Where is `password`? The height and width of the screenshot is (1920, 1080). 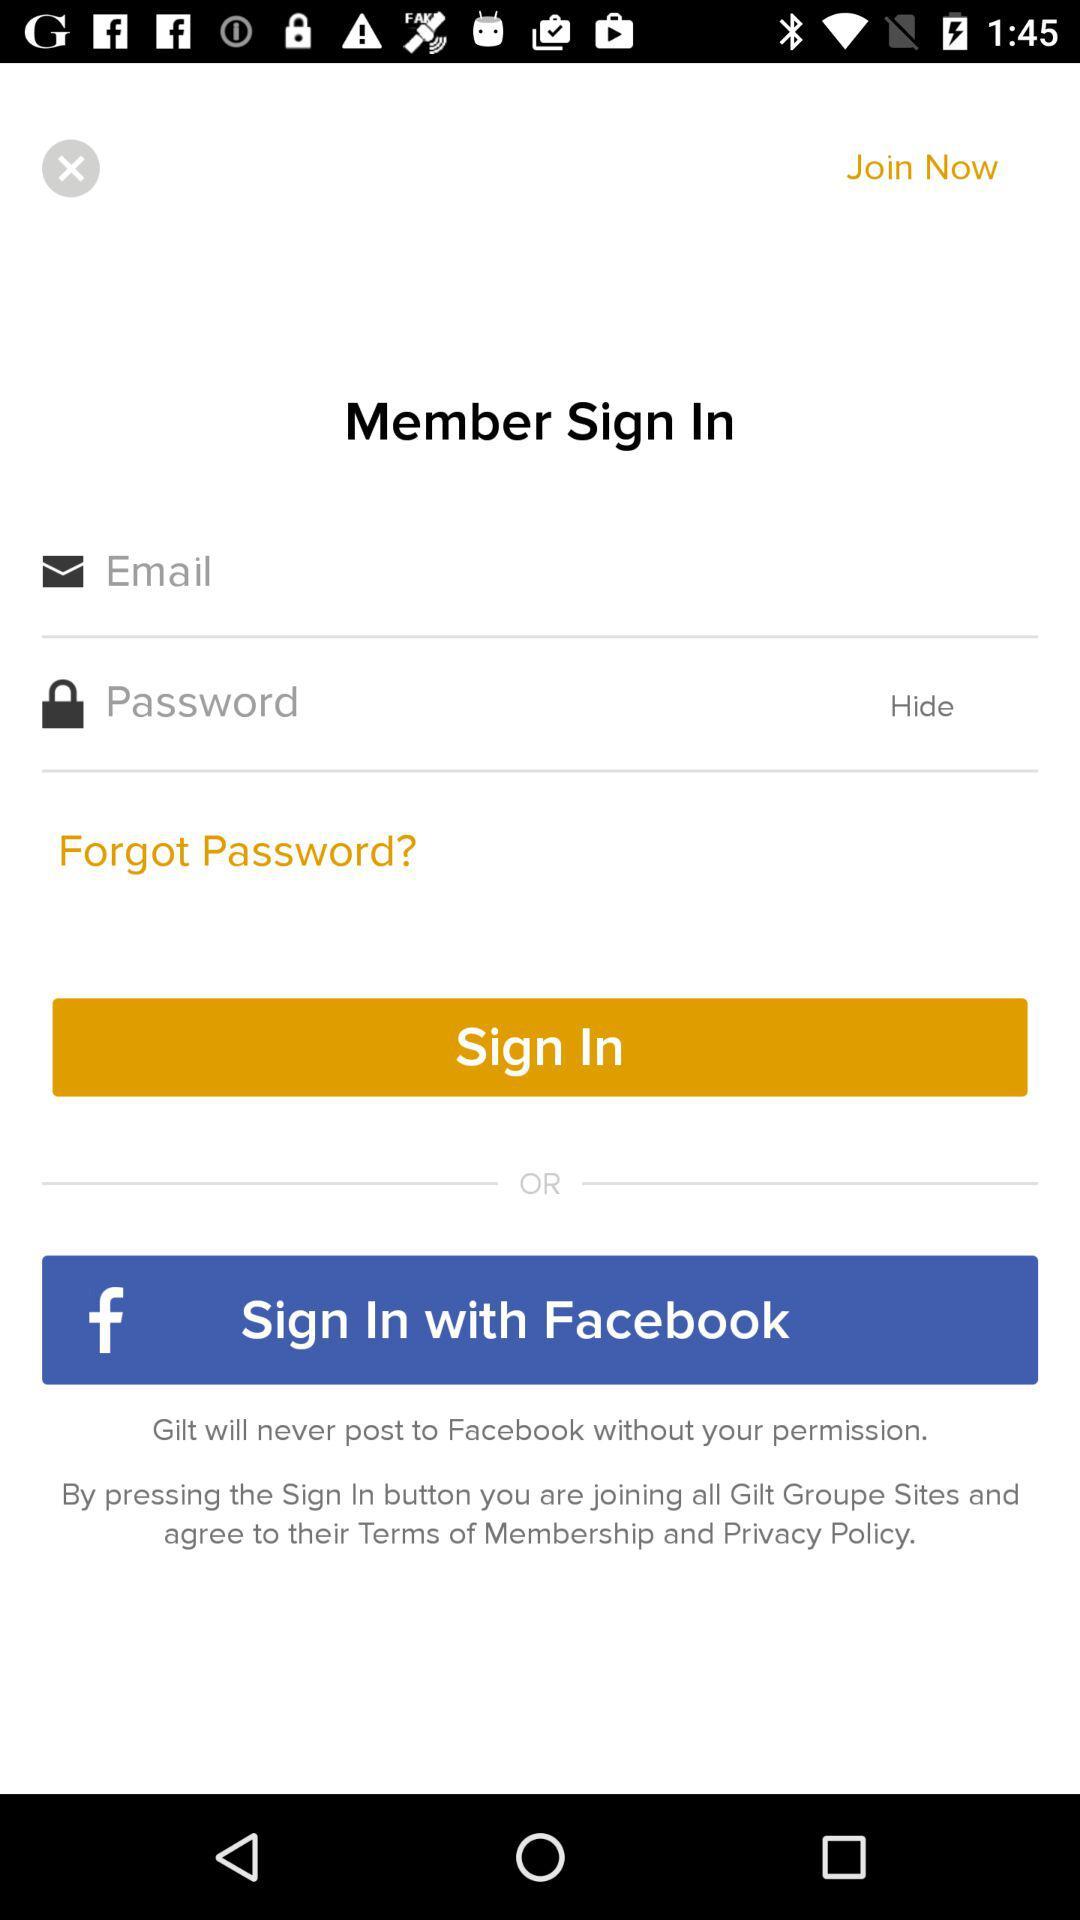 password is located at coordinates (455, 701).